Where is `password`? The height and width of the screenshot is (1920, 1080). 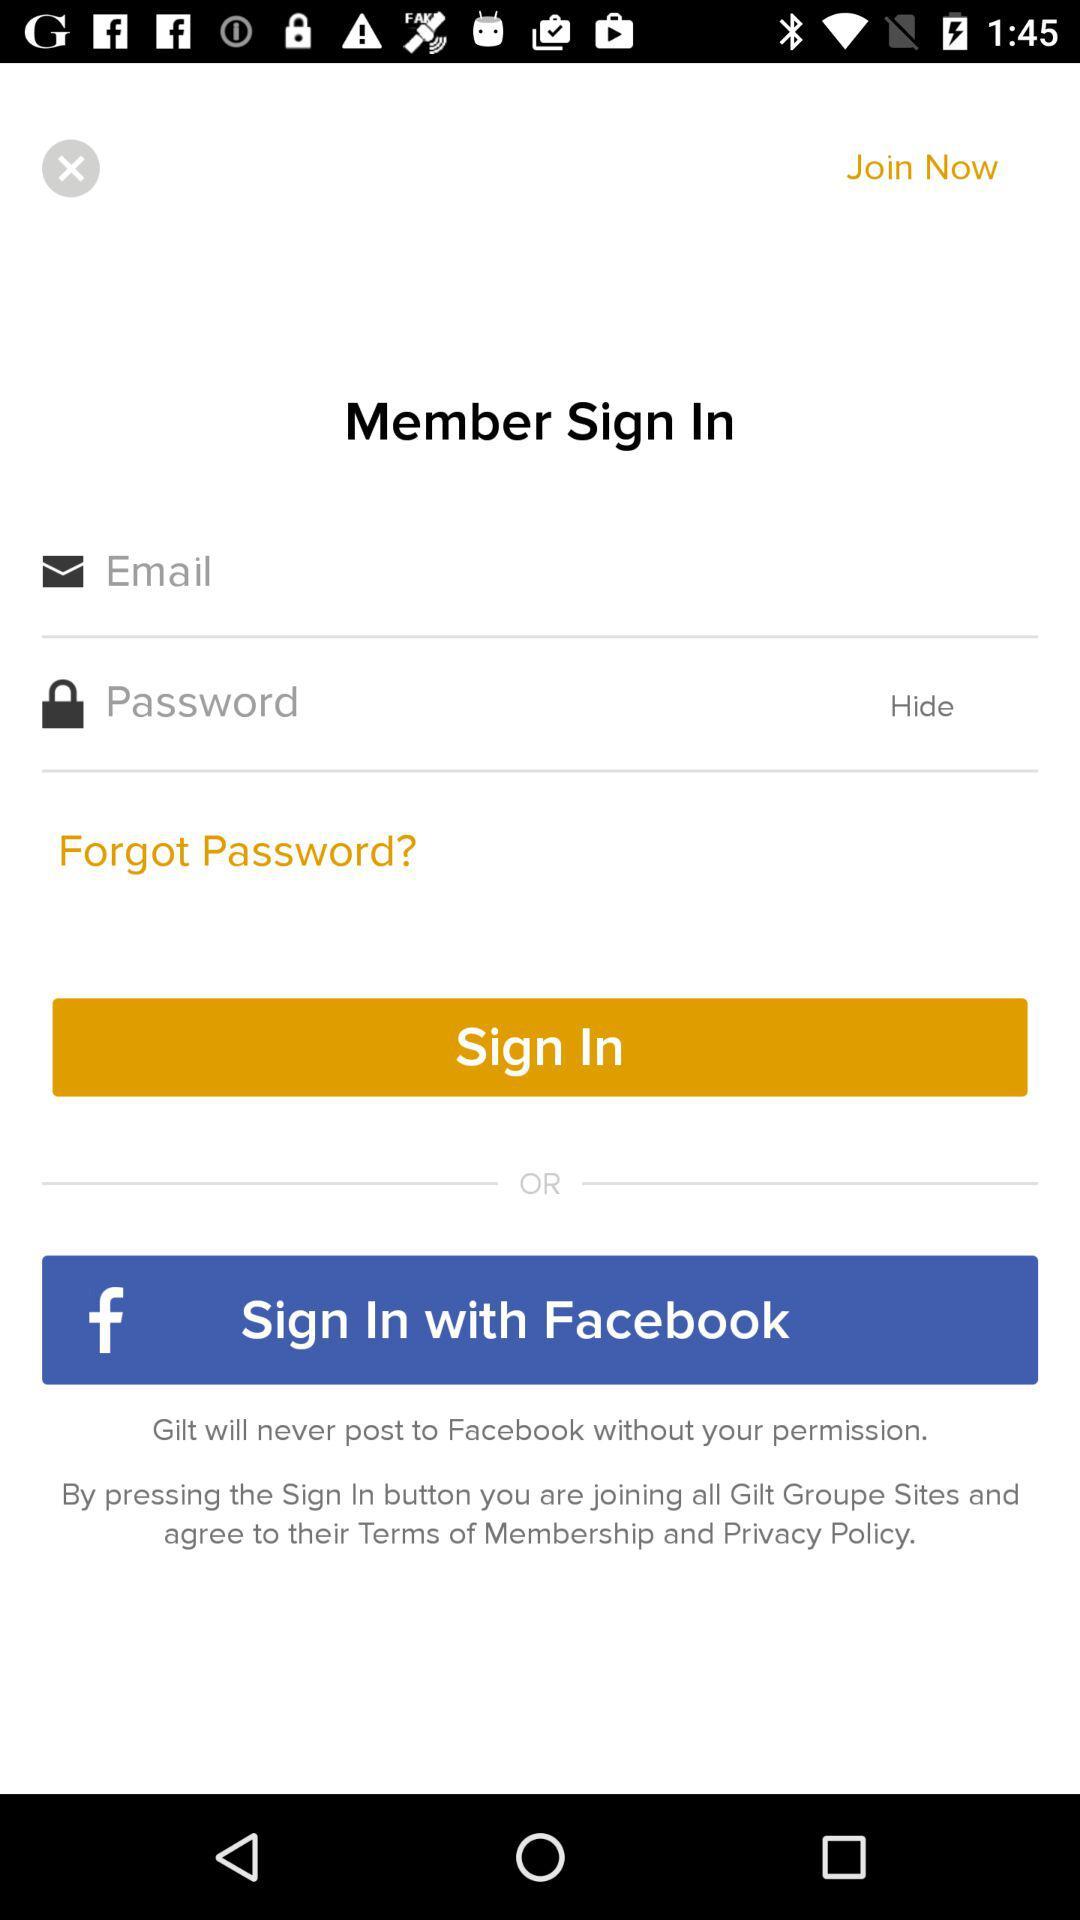 password is located at coordinates (455, 701).